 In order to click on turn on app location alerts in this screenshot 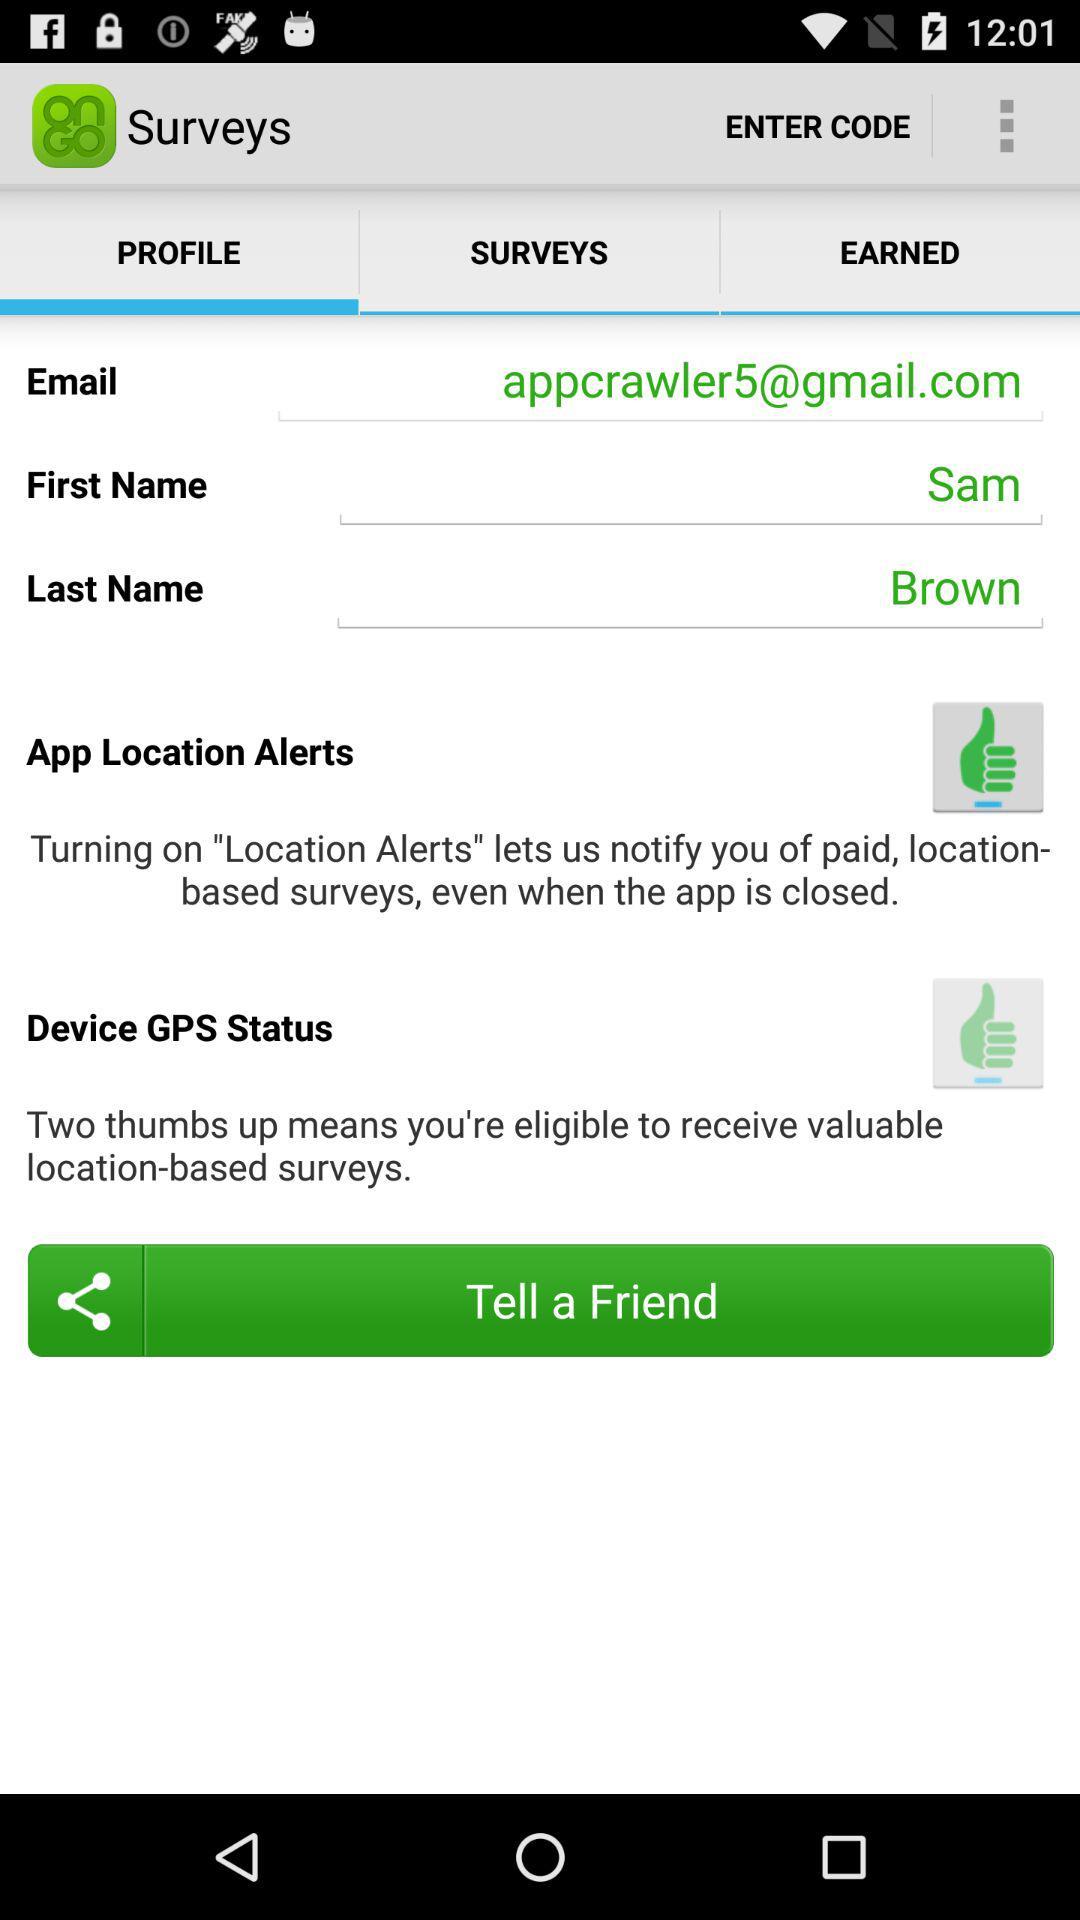, I will do `click(987, 756)`.